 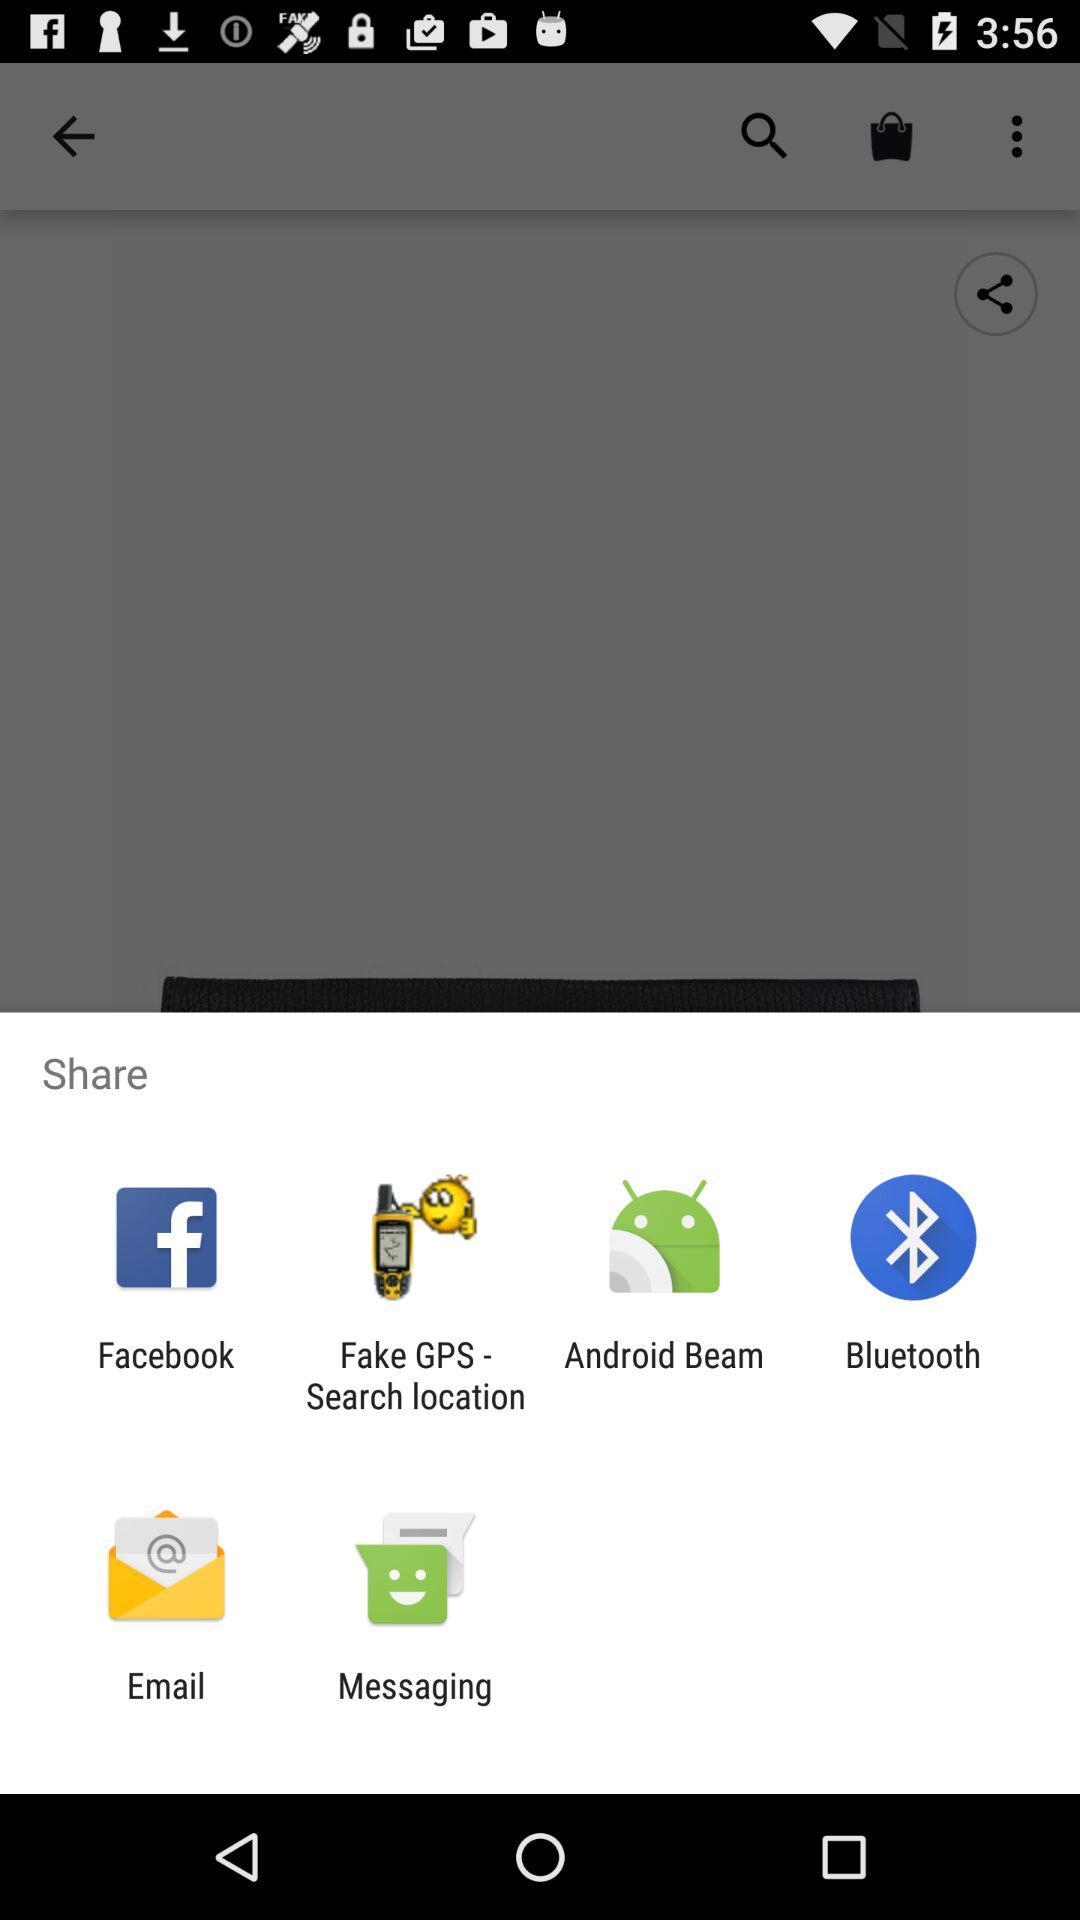 What do you see at coordinates (165, 1705) in the screenshot?
I see `the icon next to the messaging item` at bounding box center [165, 1705].